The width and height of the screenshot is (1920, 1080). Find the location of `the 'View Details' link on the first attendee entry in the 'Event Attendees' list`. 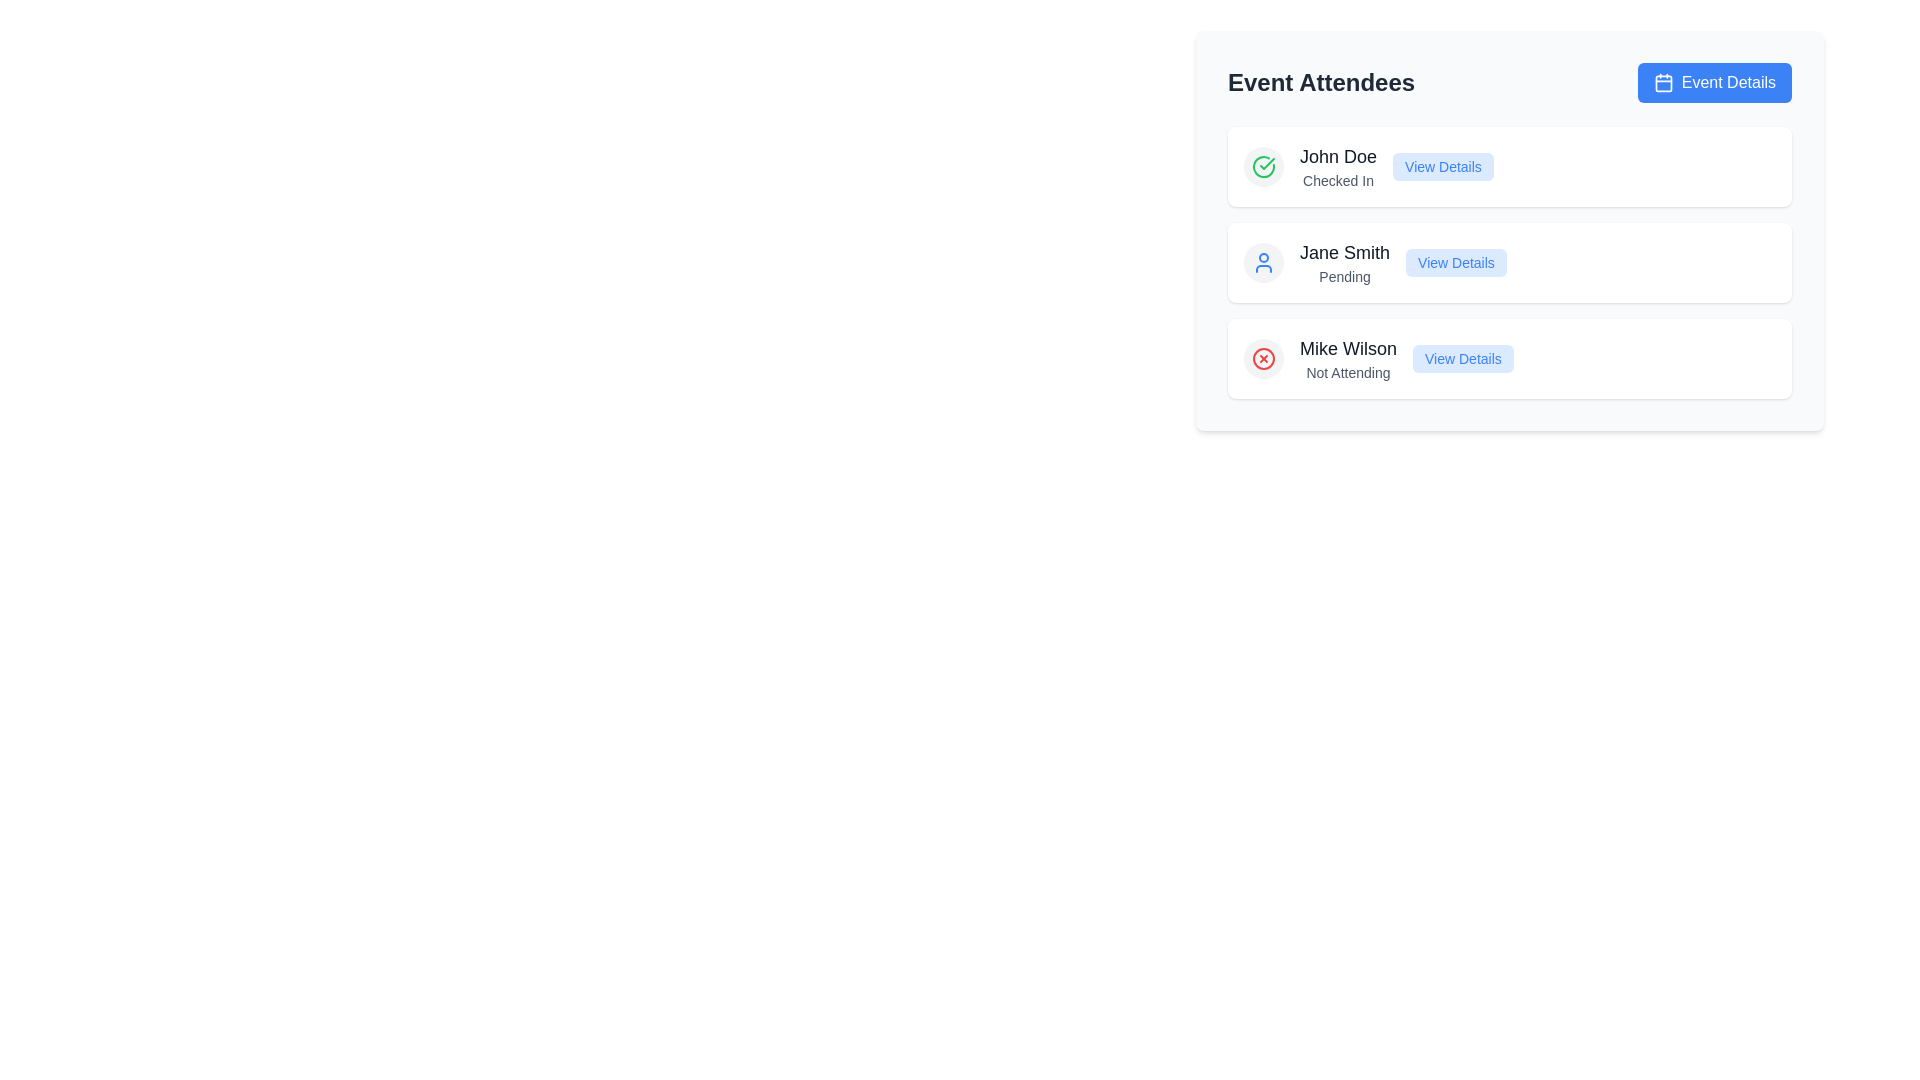

the 'View Details' link on the first attendee entry in the 'Event Attendees' list is located at coordinates (1510, 165).